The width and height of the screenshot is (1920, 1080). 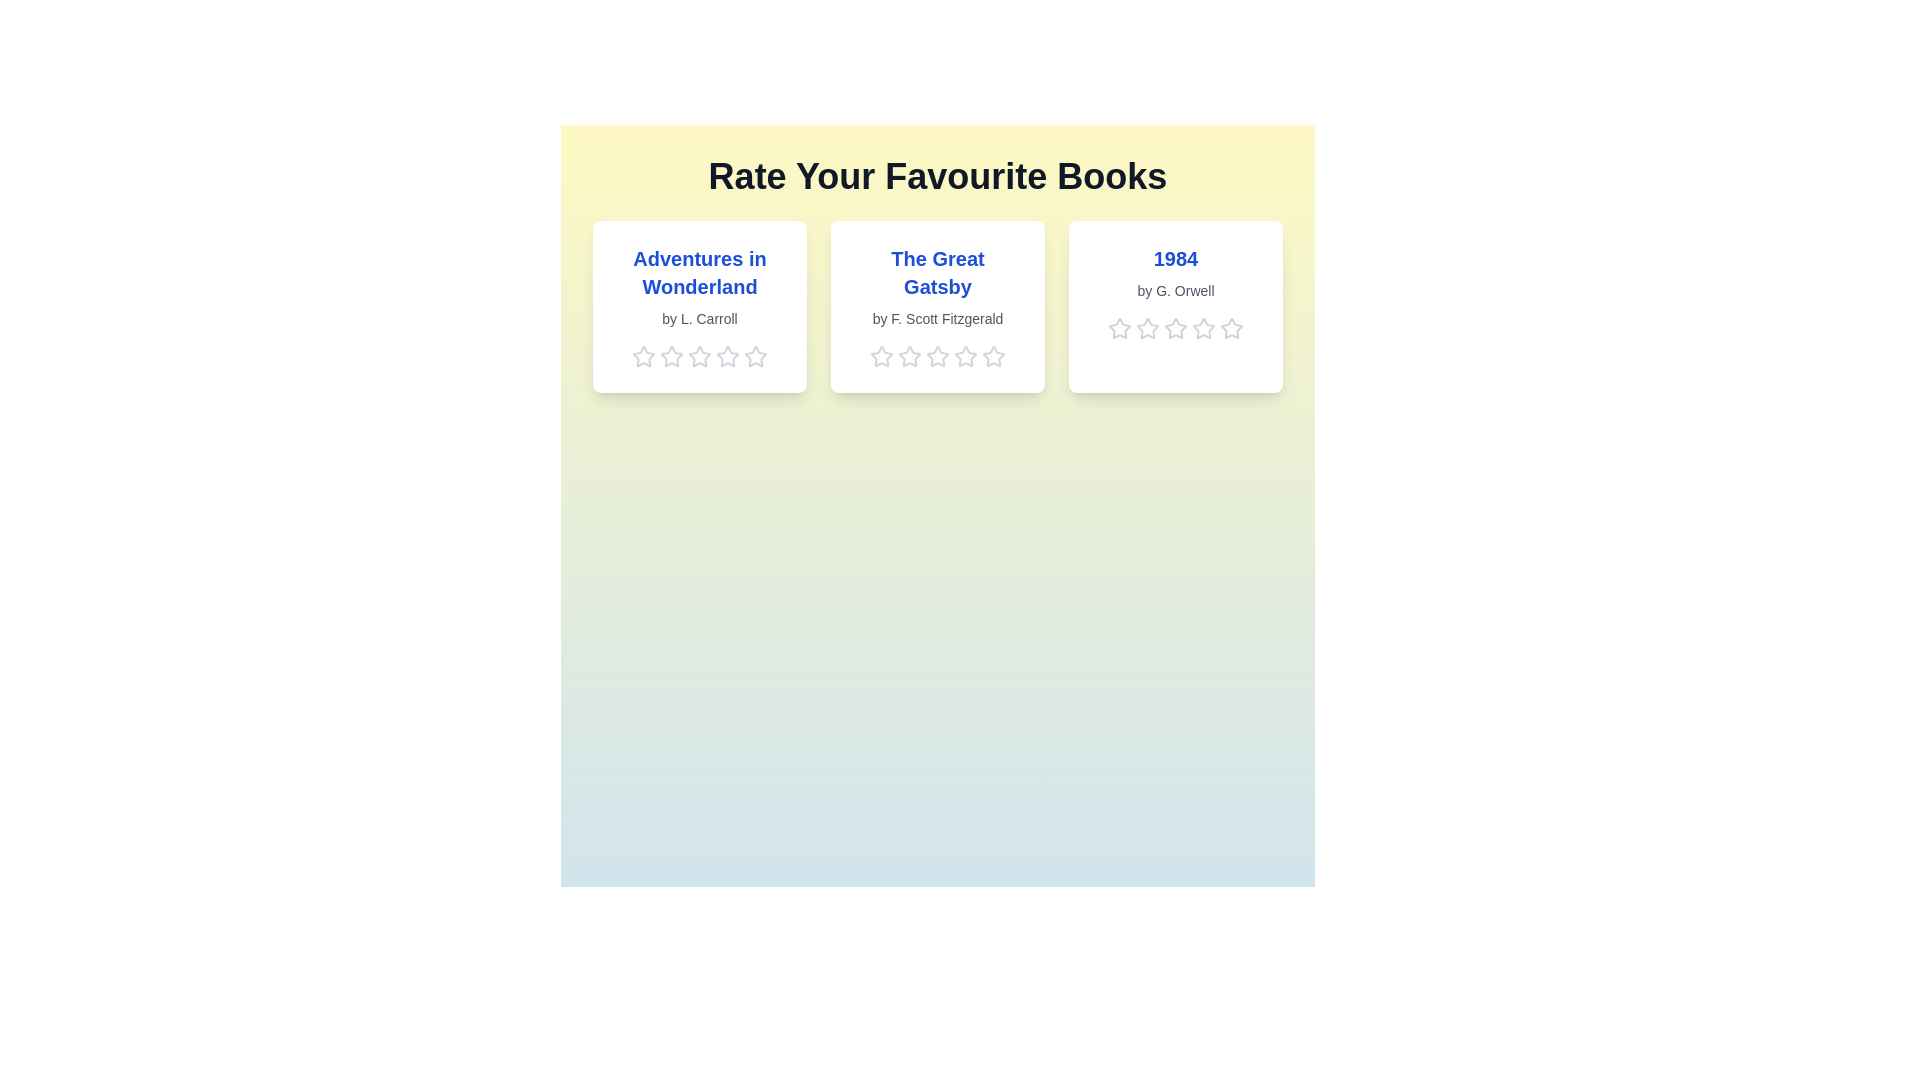 I want to click on the 3 star for the book titled '1984', so click(x=1176, y=327).